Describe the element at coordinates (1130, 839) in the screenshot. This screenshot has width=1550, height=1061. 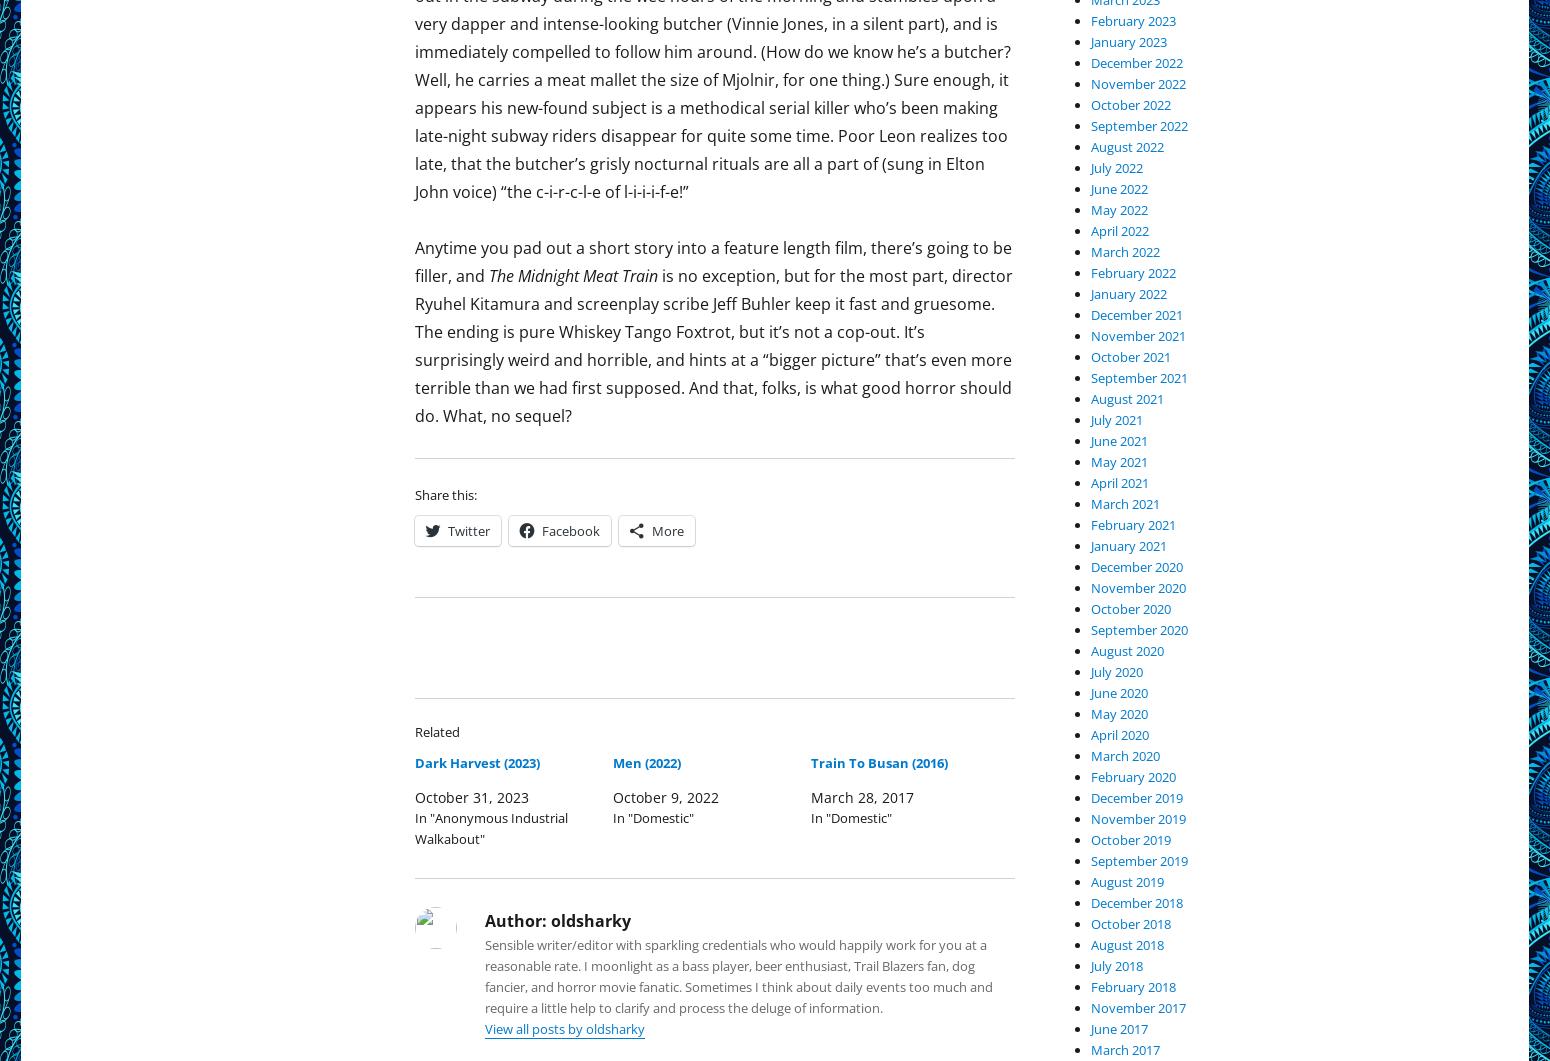
I see `'October 2019'` at that location.